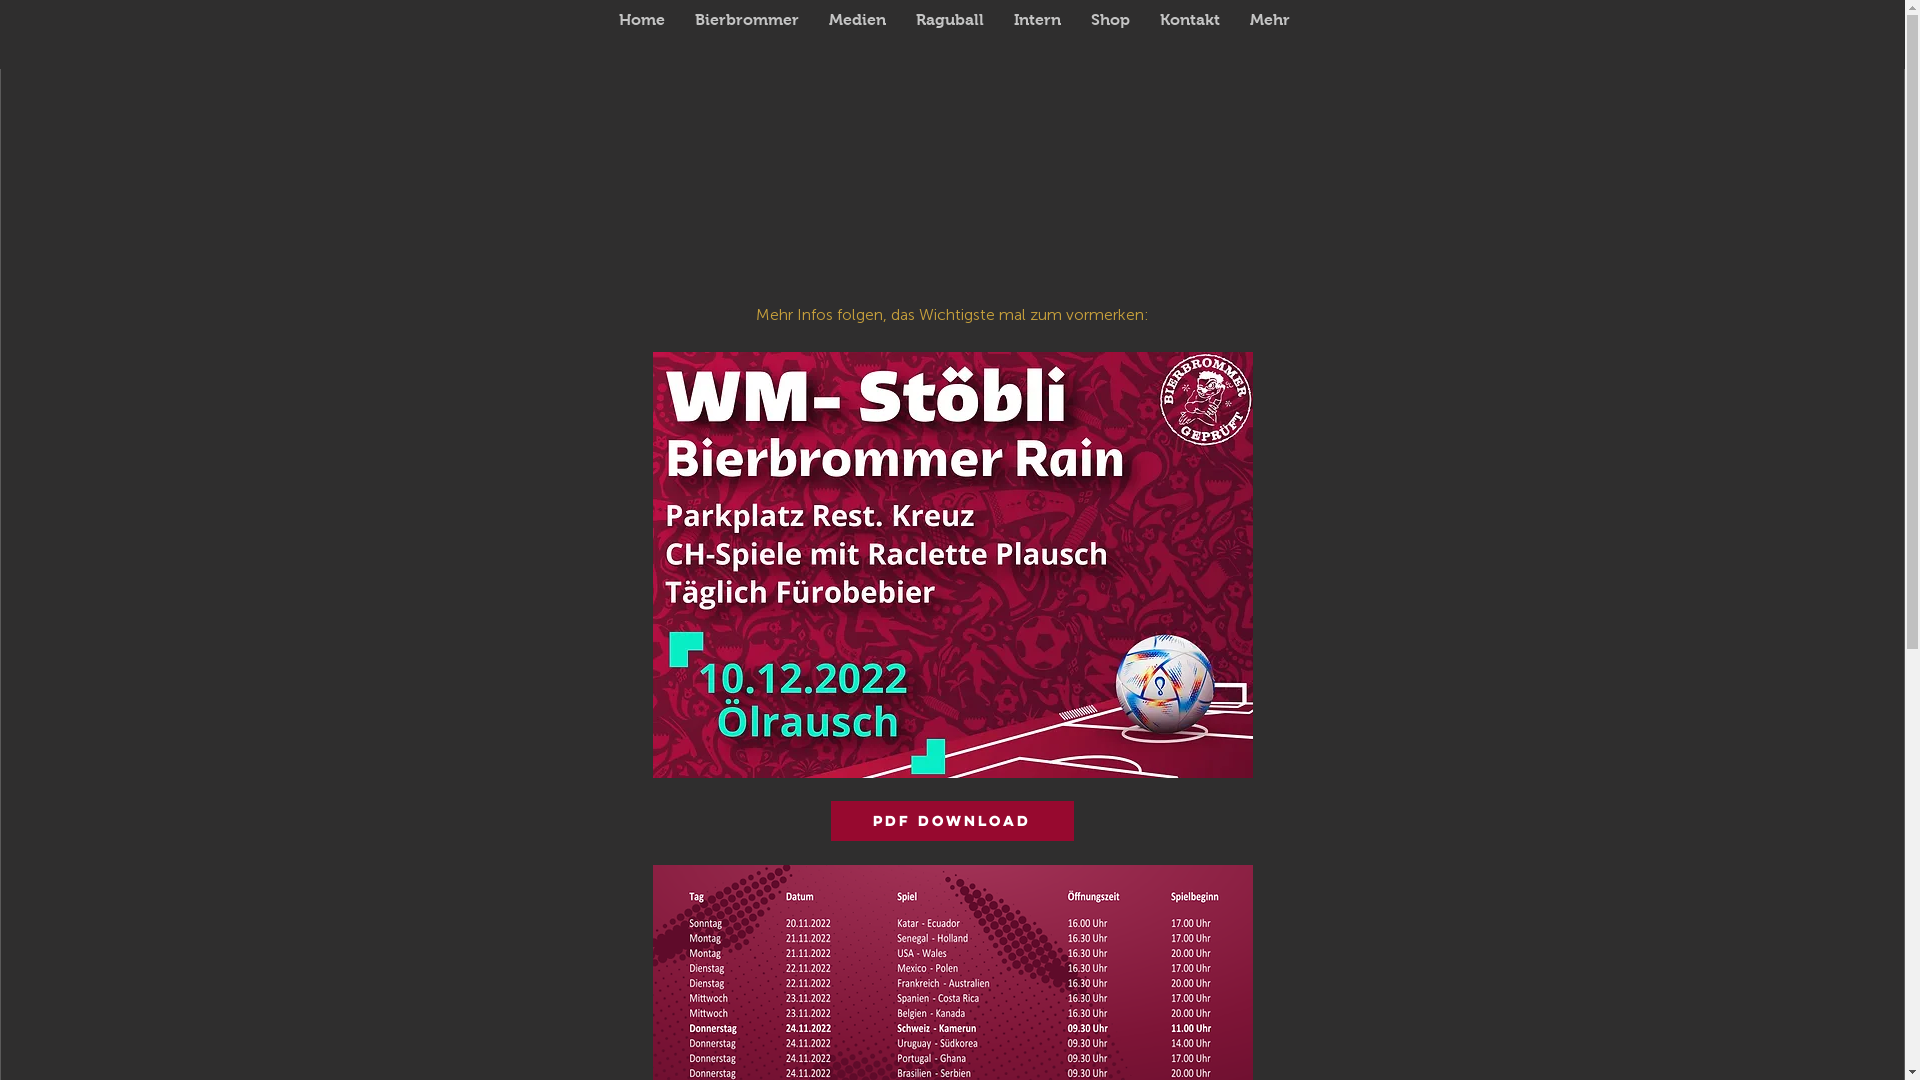 The height and width of the screenshot is (1080, 1920). What do you see at coordinates (642, 34) in the screenshot?
I see `'Home'` at bounding box center [642, 34].